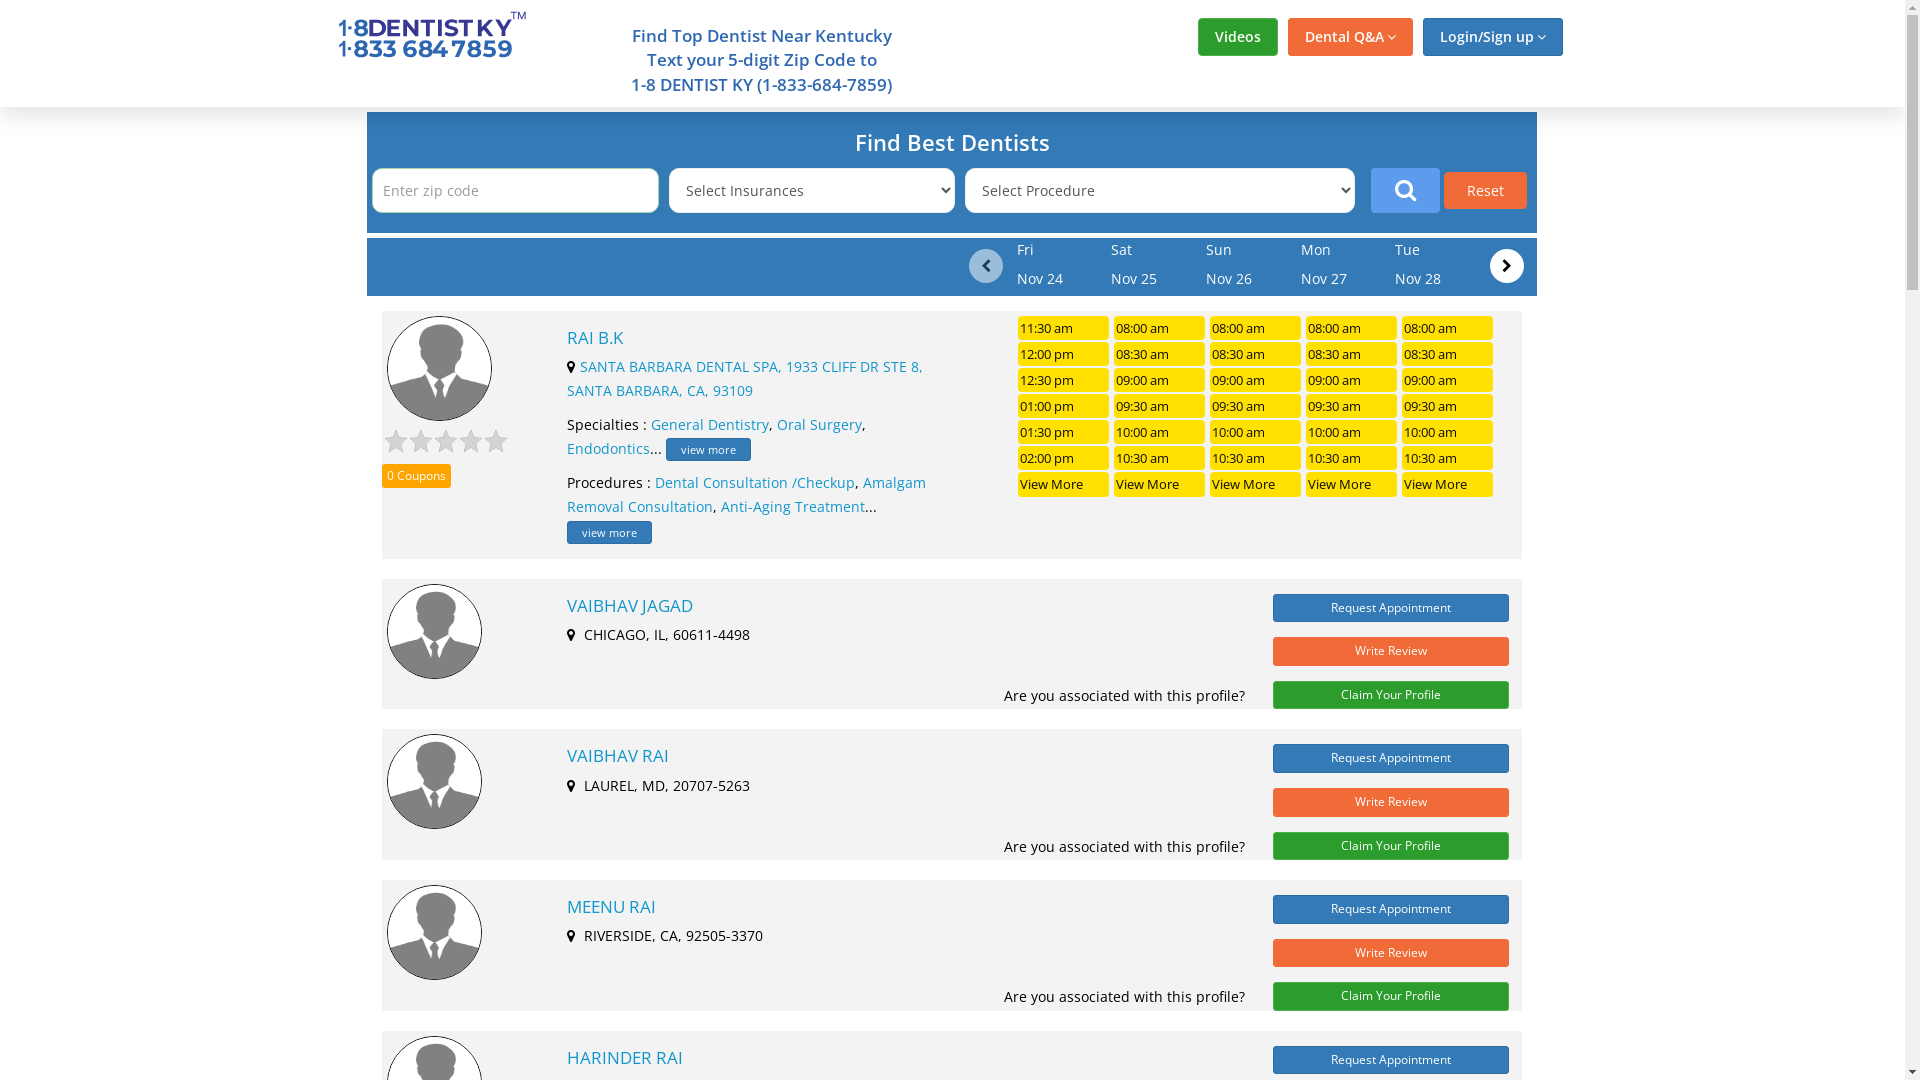  Describe the element at coordinates (1159, 353) in the screenshot. I see `'08:30 am'` at that location.